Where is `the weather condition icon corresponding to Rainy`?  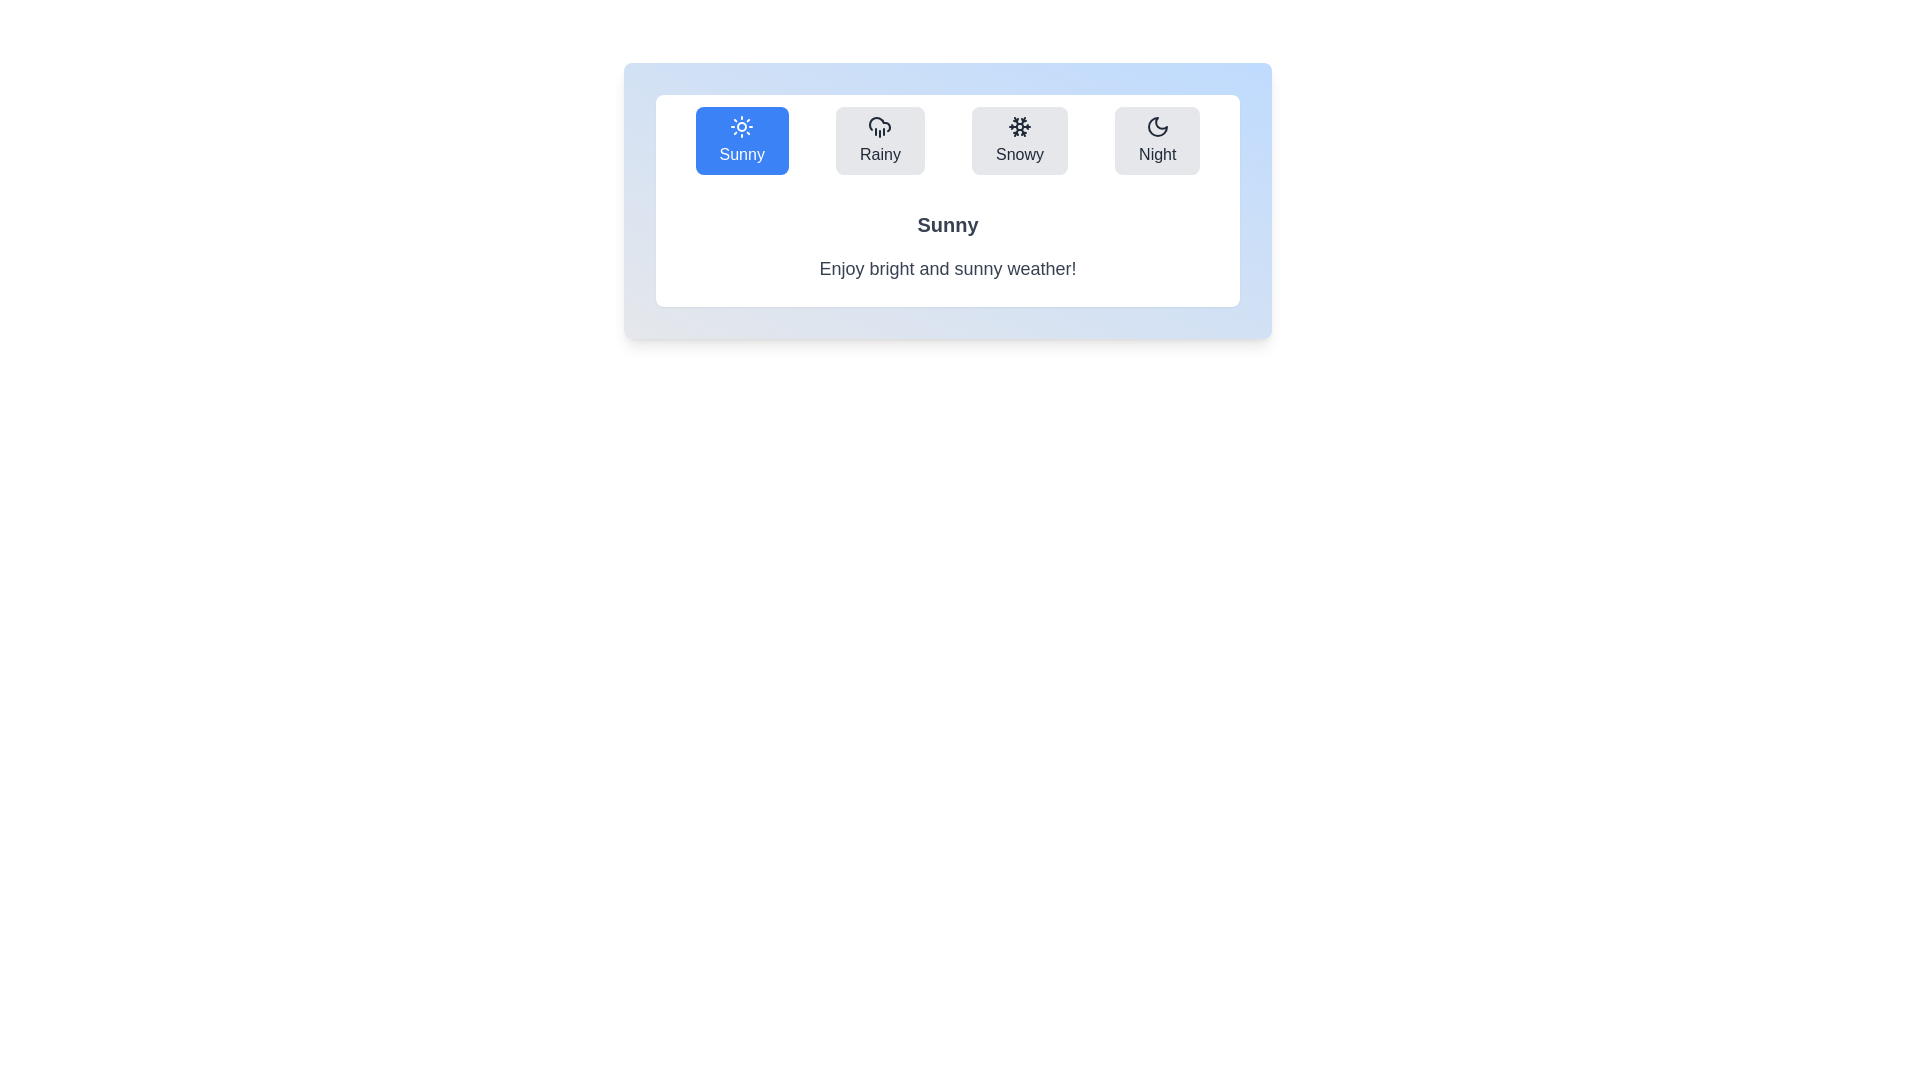
the weather condition icon corresponding to Rainy is located at coordinates (879, 140).